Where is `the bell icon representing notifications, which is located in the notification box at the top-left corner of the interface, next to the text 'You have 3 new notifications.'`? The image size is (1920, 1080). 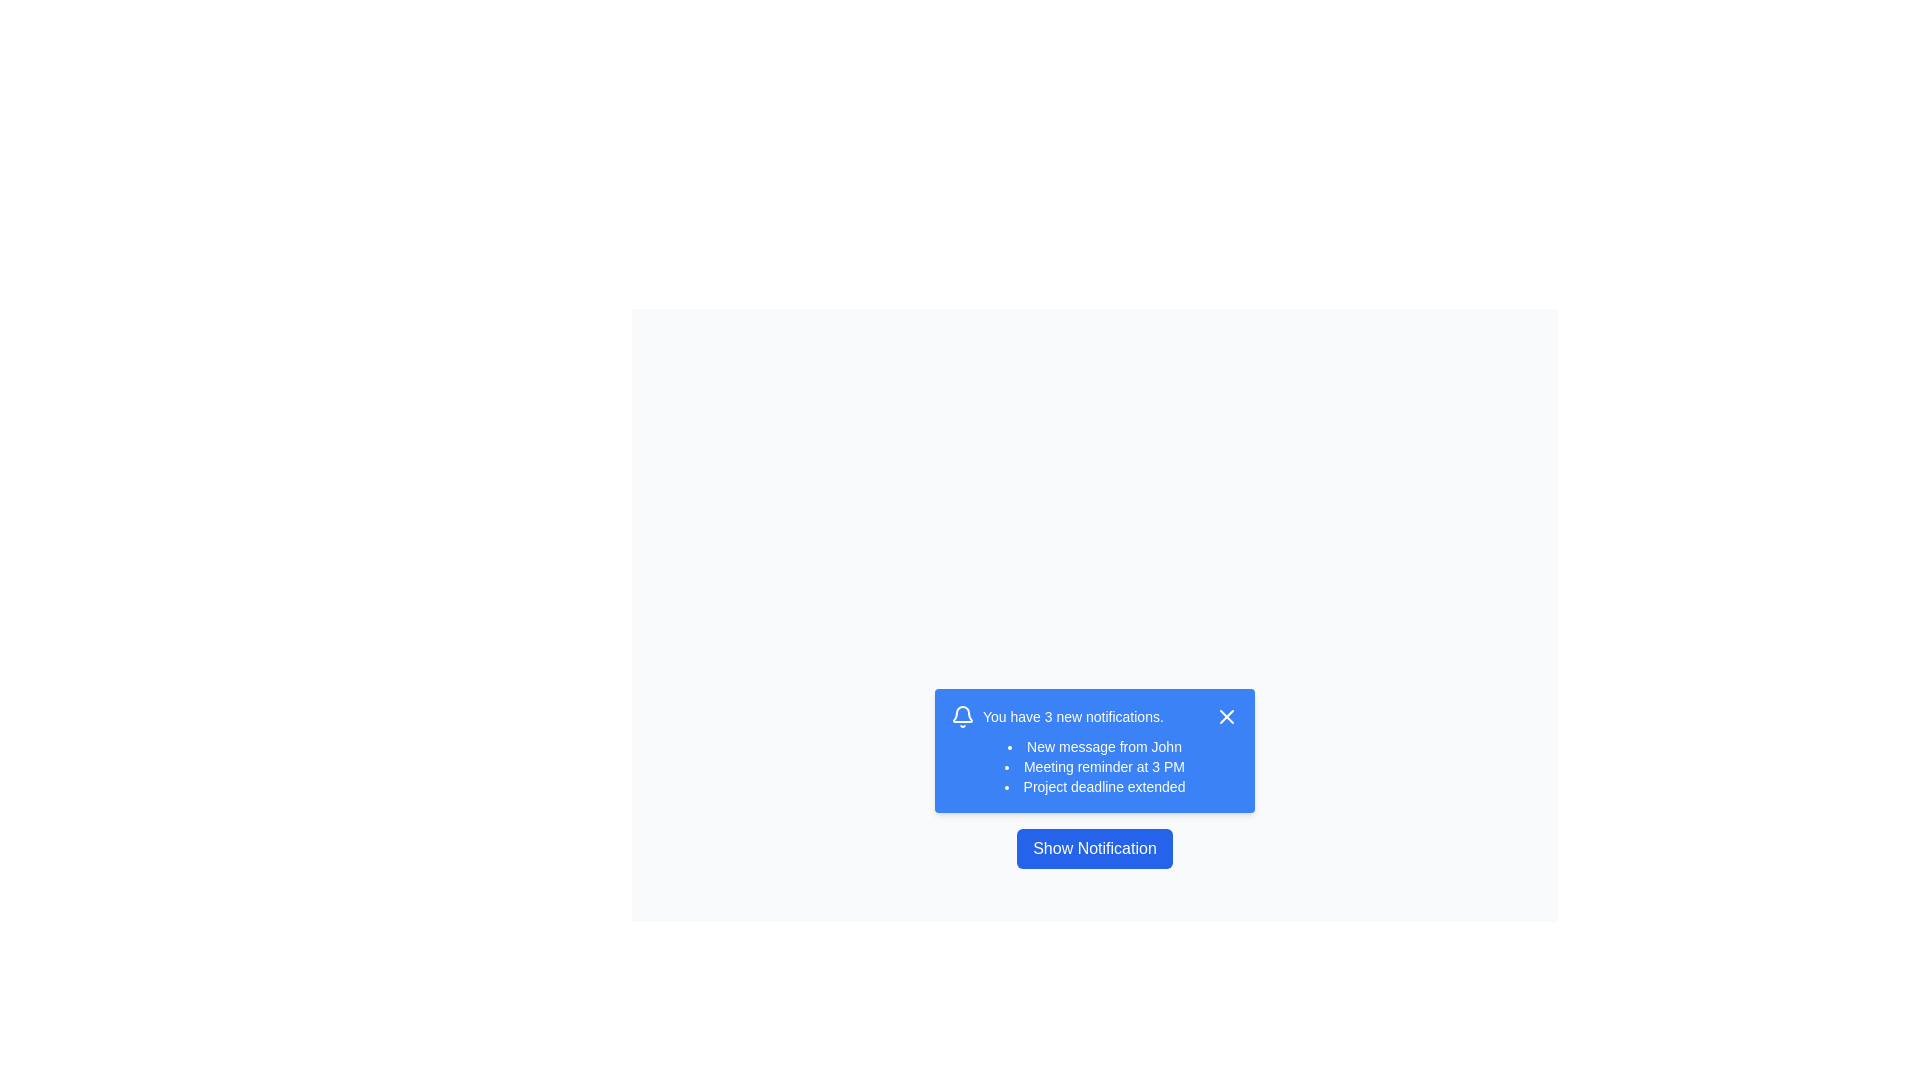 the bell icon representing notifications, which is located in the notification box at the top-left corner of the interface, next to the text 'You have 3 new notifications.' is located at coordinates (963, 716).